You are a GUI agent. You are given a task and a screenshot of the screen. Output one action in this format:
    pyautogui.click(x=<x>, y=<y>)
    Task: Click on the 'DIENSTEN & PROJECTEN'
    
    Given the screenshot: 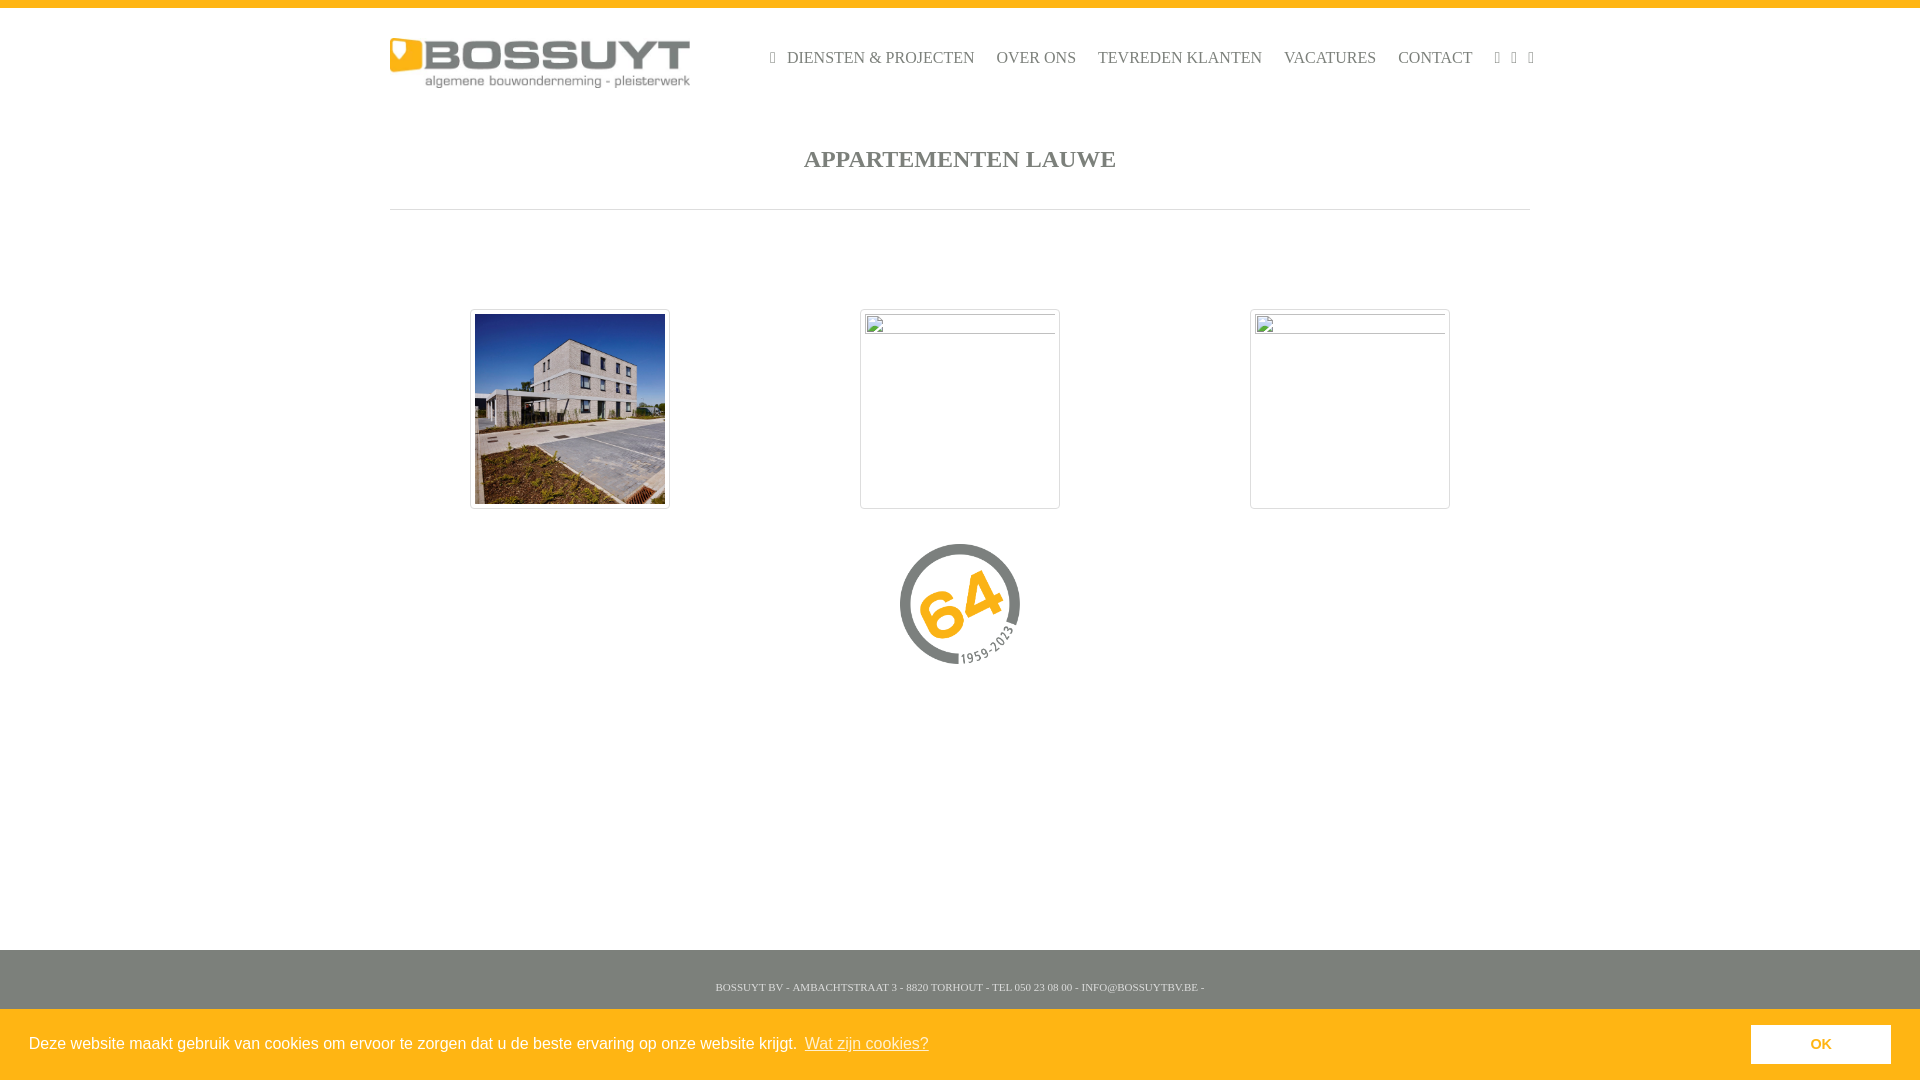 What is the action you would take?
    pyautogui.click(x=880, y=56)
    